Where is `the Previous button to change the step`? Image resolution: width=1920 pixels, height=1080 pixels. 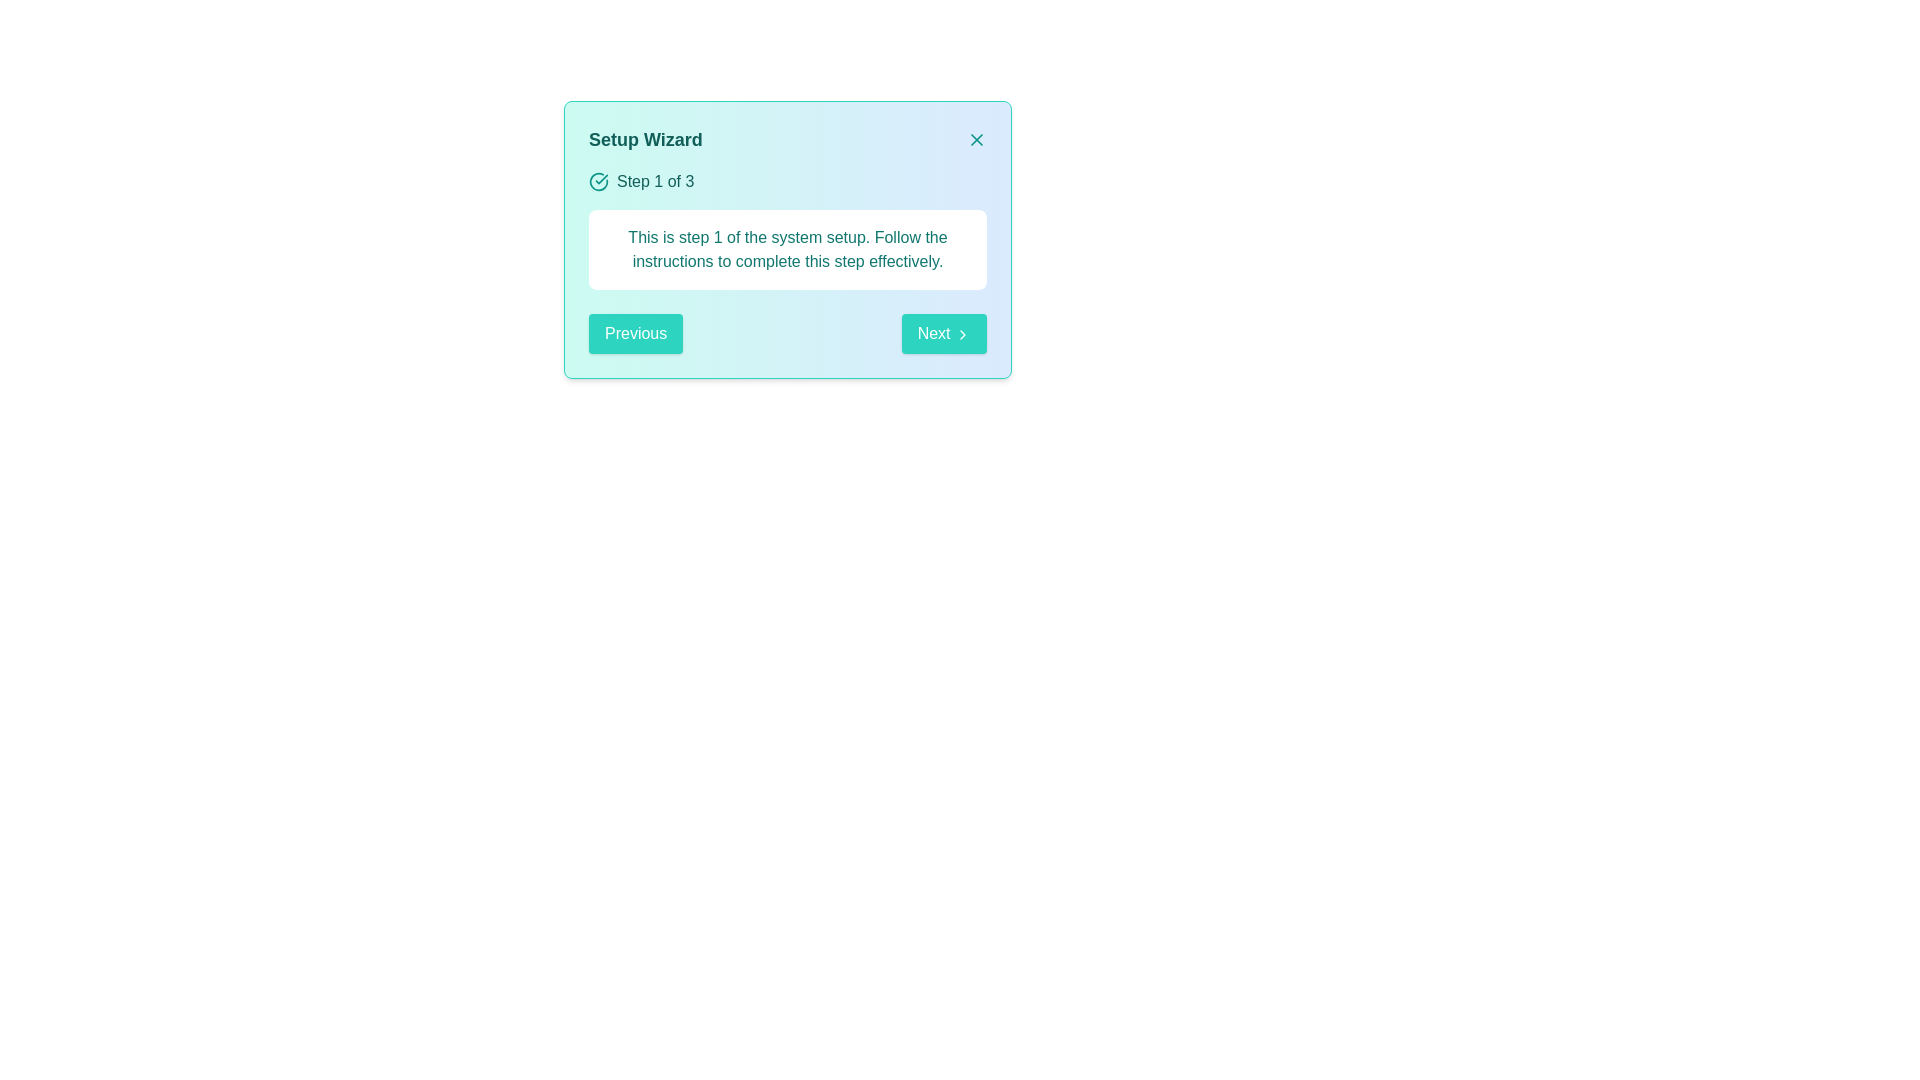
the Previous button to change the step is located at coordinates (634, 333).